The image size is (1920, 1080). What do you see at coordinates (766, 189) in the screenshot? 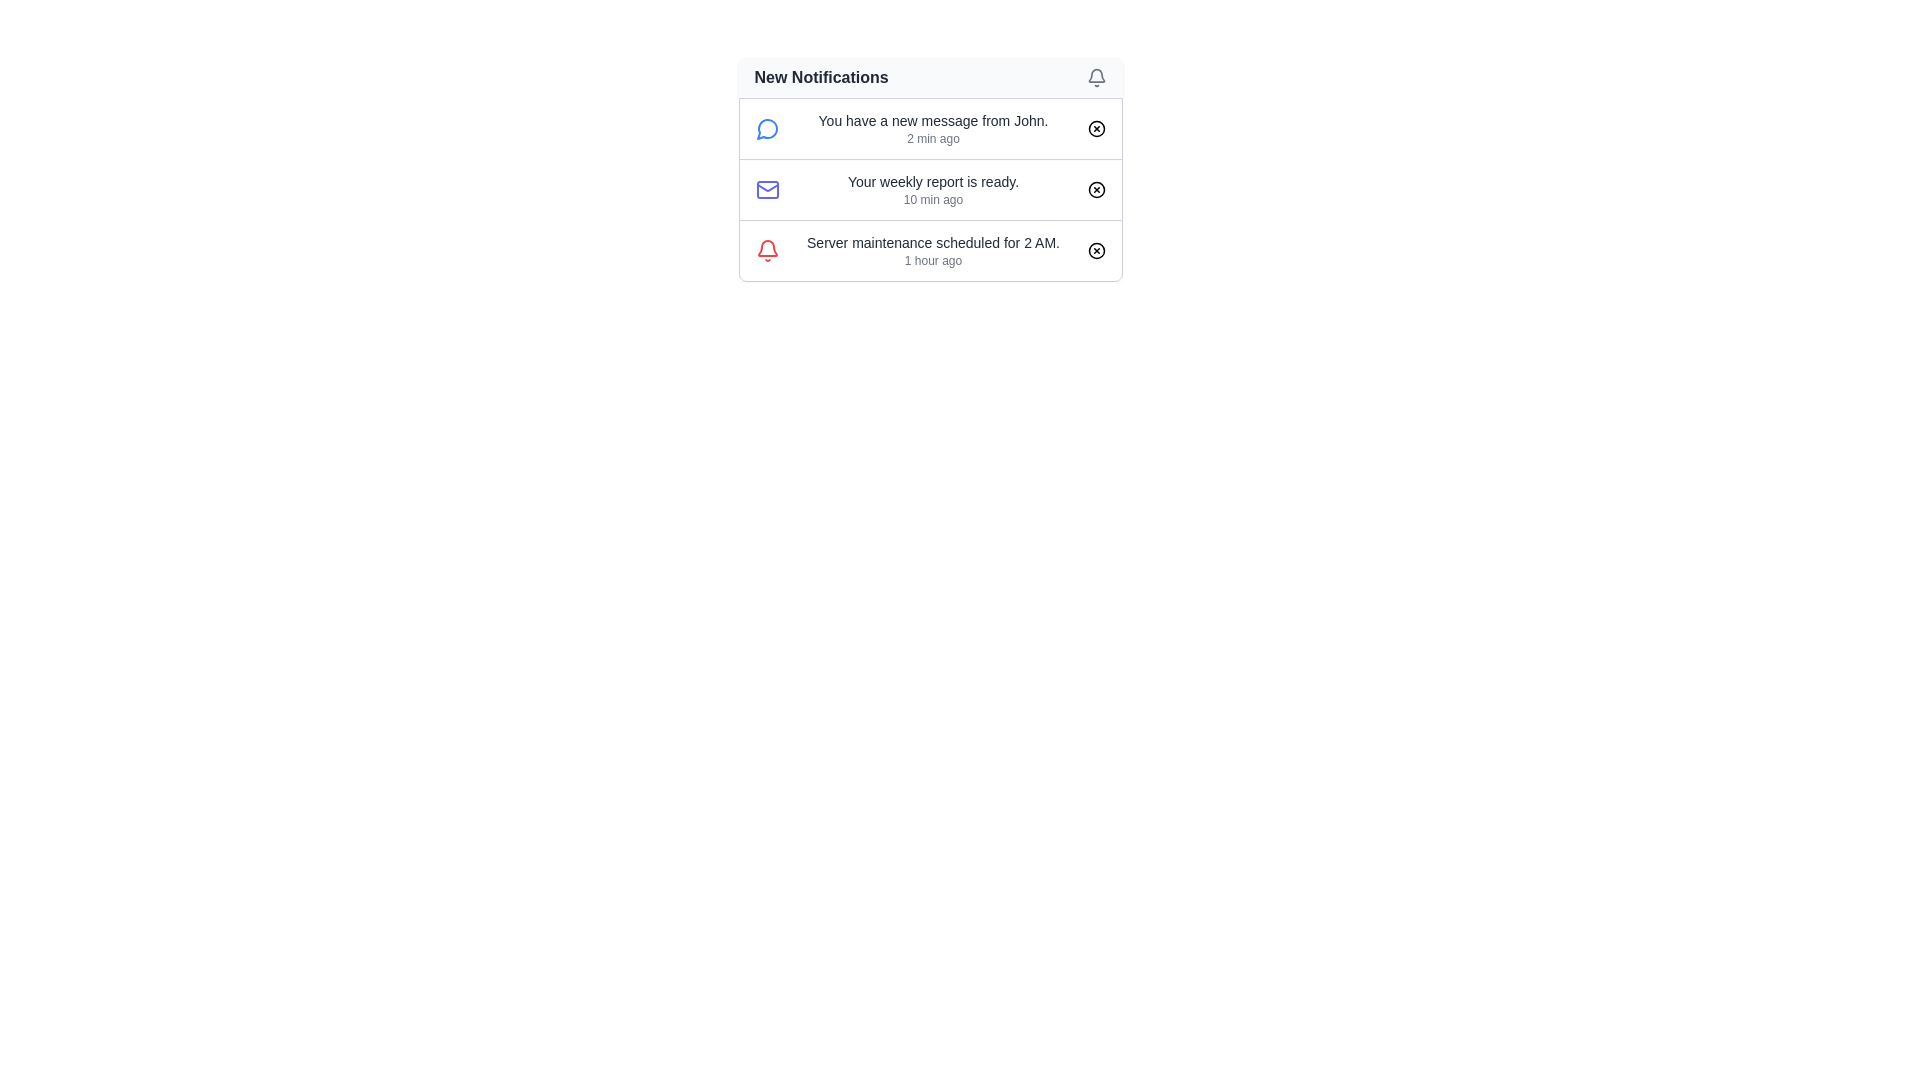
I see `the small rectangular shape with rounded corners located within the mail icon in the second item of the notification list under 'New Notifications'` at bounding box center [766, 189].